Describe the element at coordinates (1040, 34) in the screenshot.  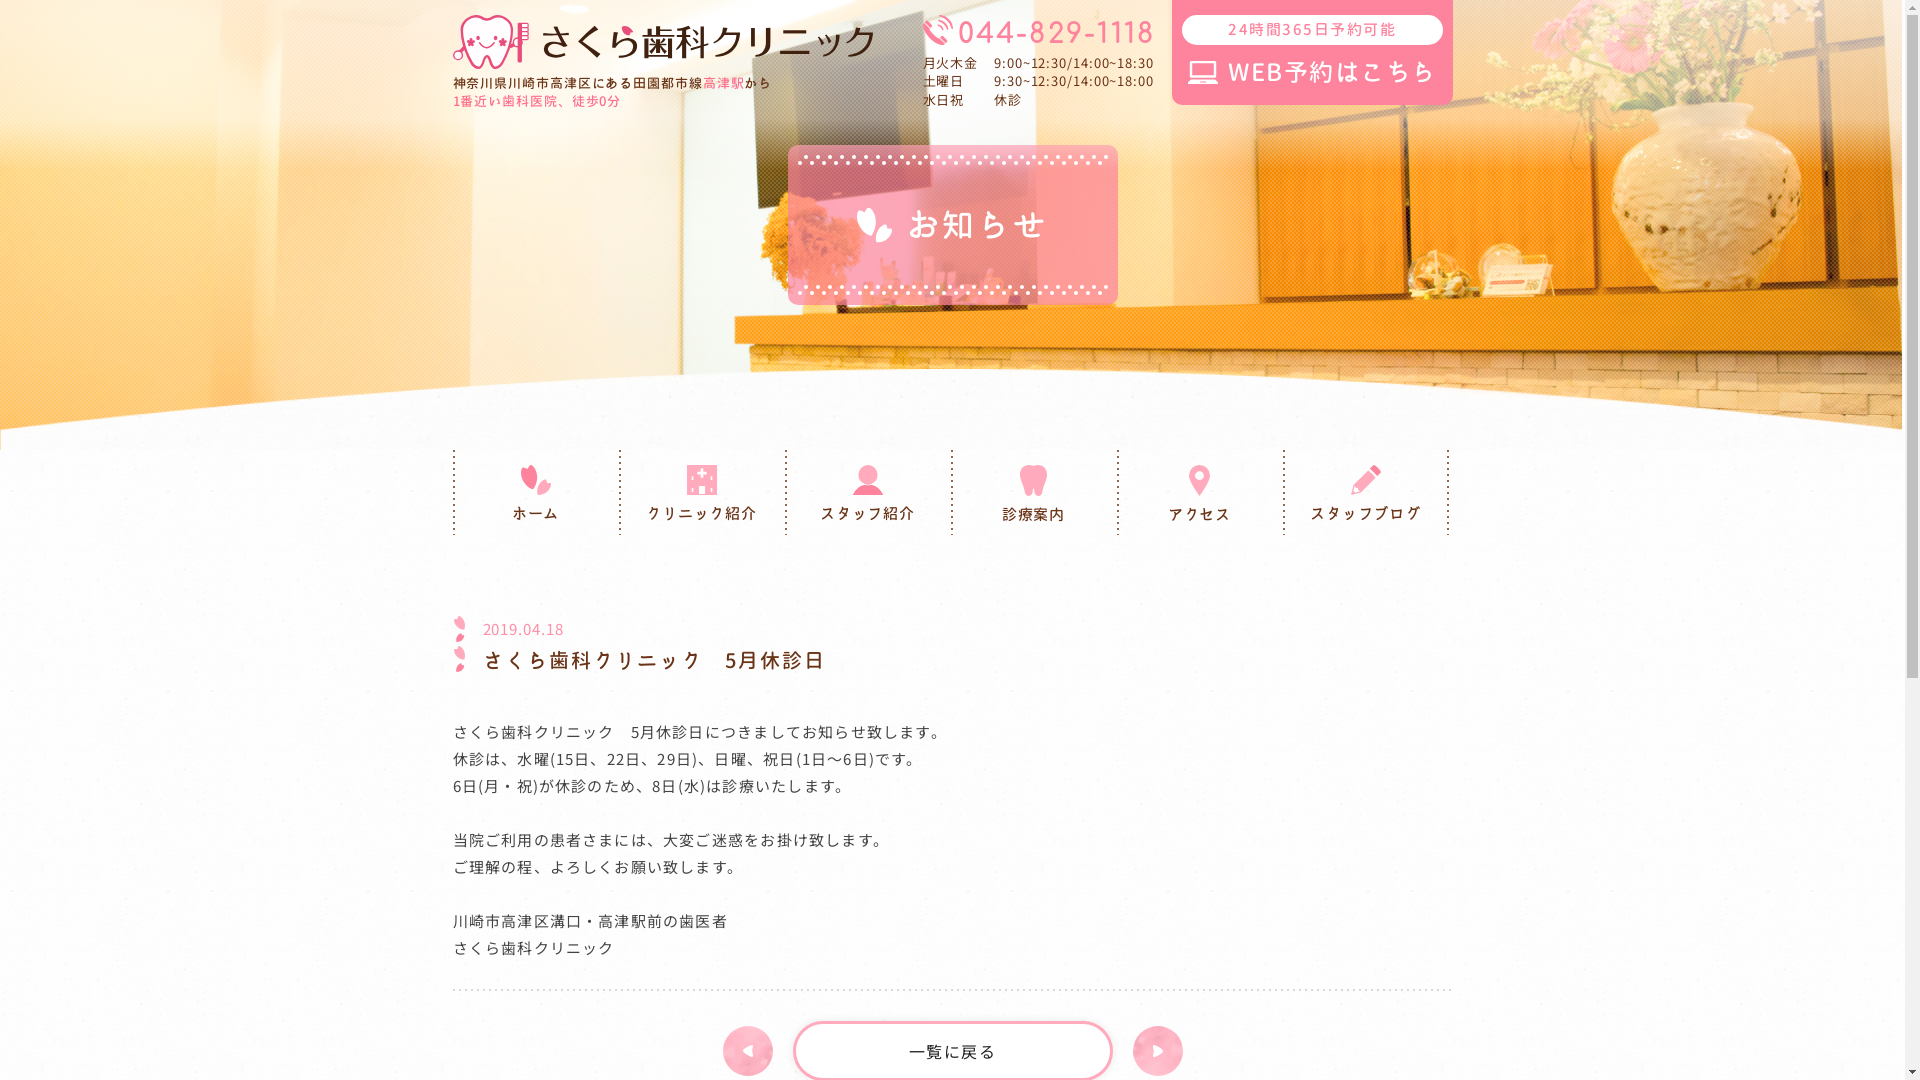
I see `'044-829-1118'` at that location.